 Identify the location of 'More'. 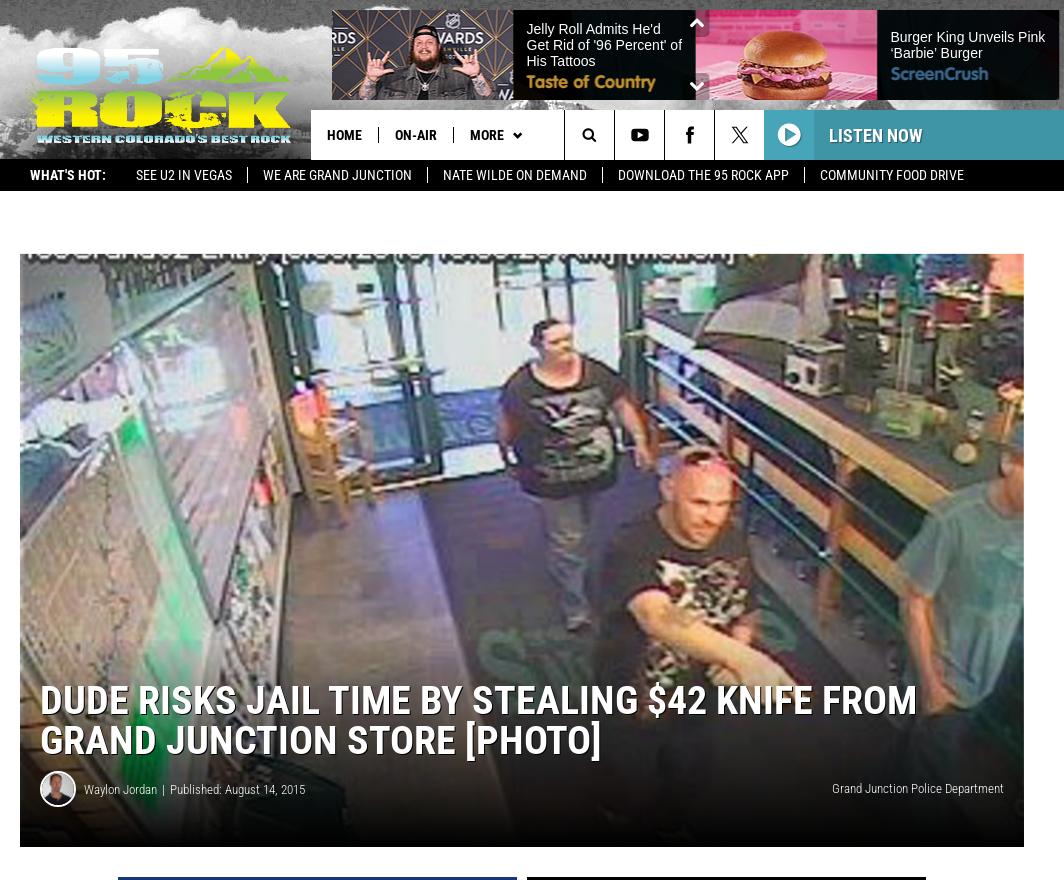
(486, 134).